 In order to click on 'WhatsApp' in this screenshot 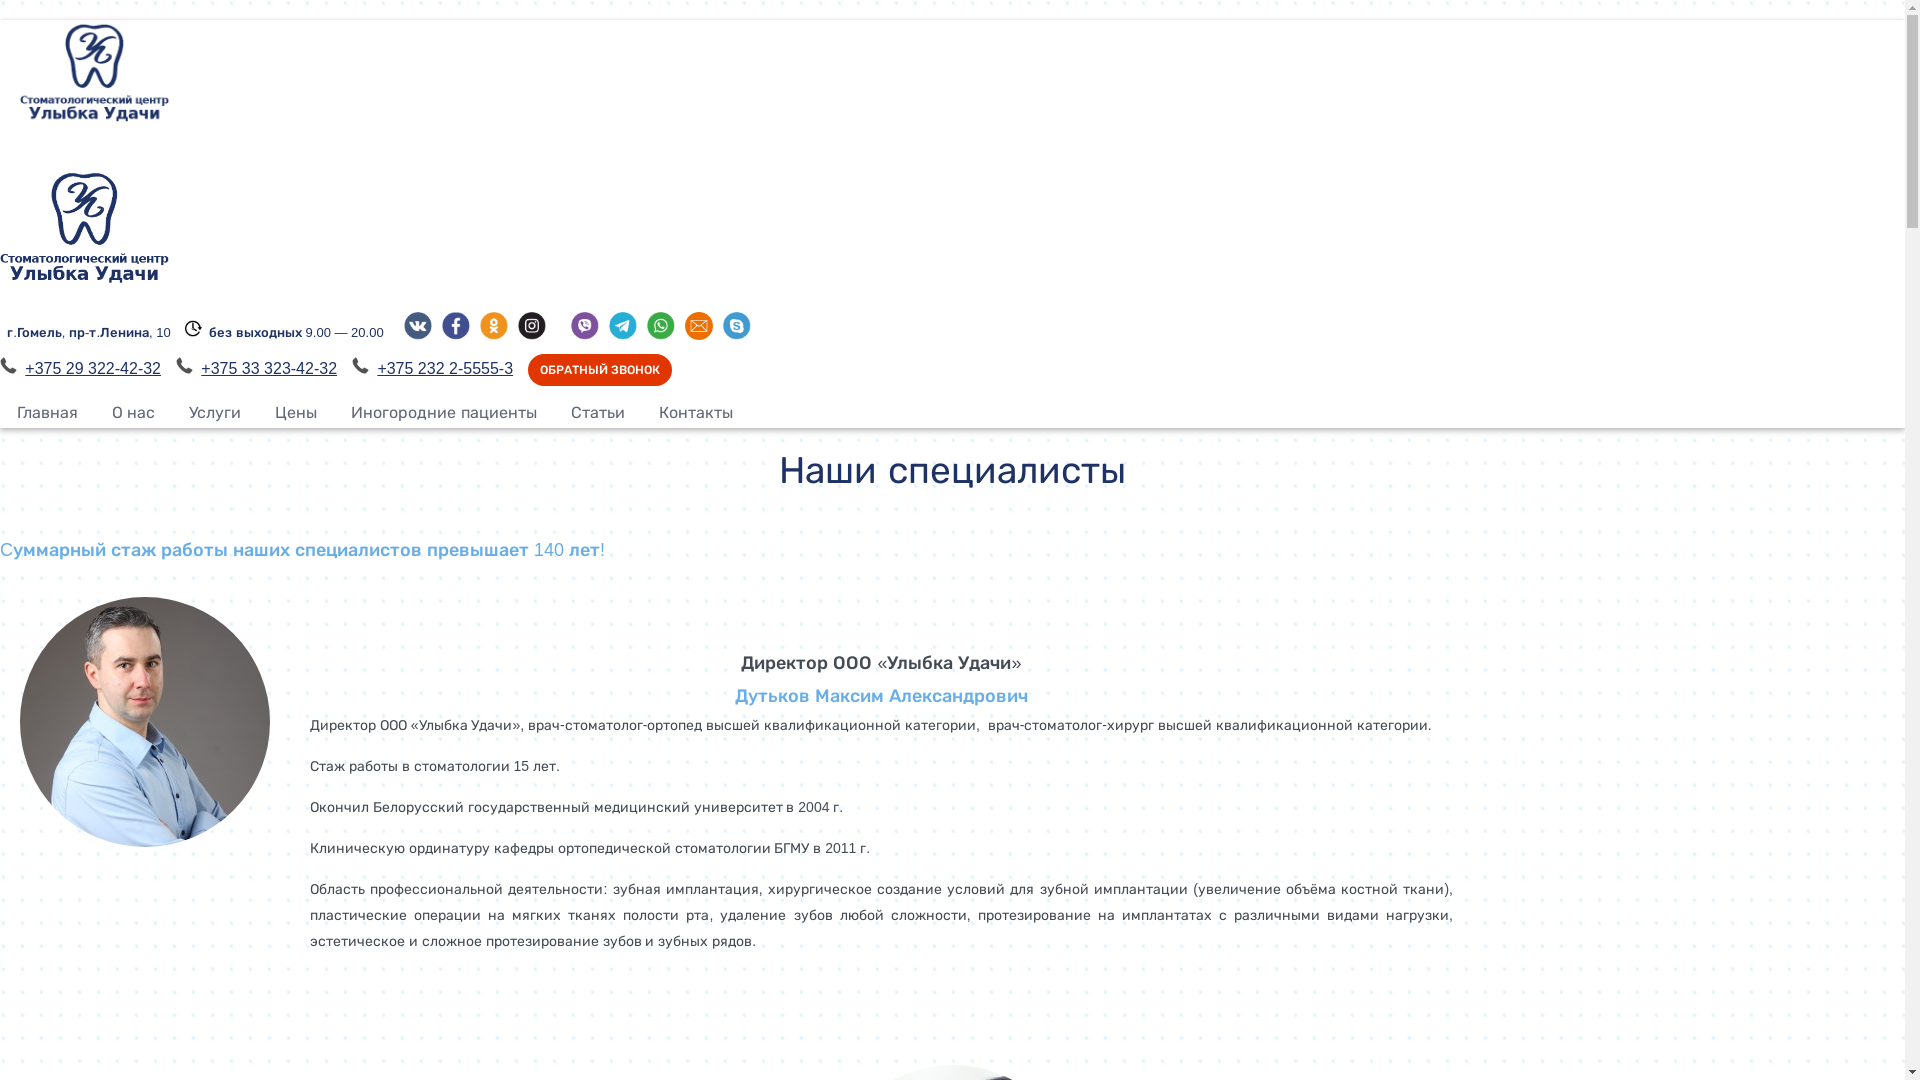, I will do `click(661, 331)`.